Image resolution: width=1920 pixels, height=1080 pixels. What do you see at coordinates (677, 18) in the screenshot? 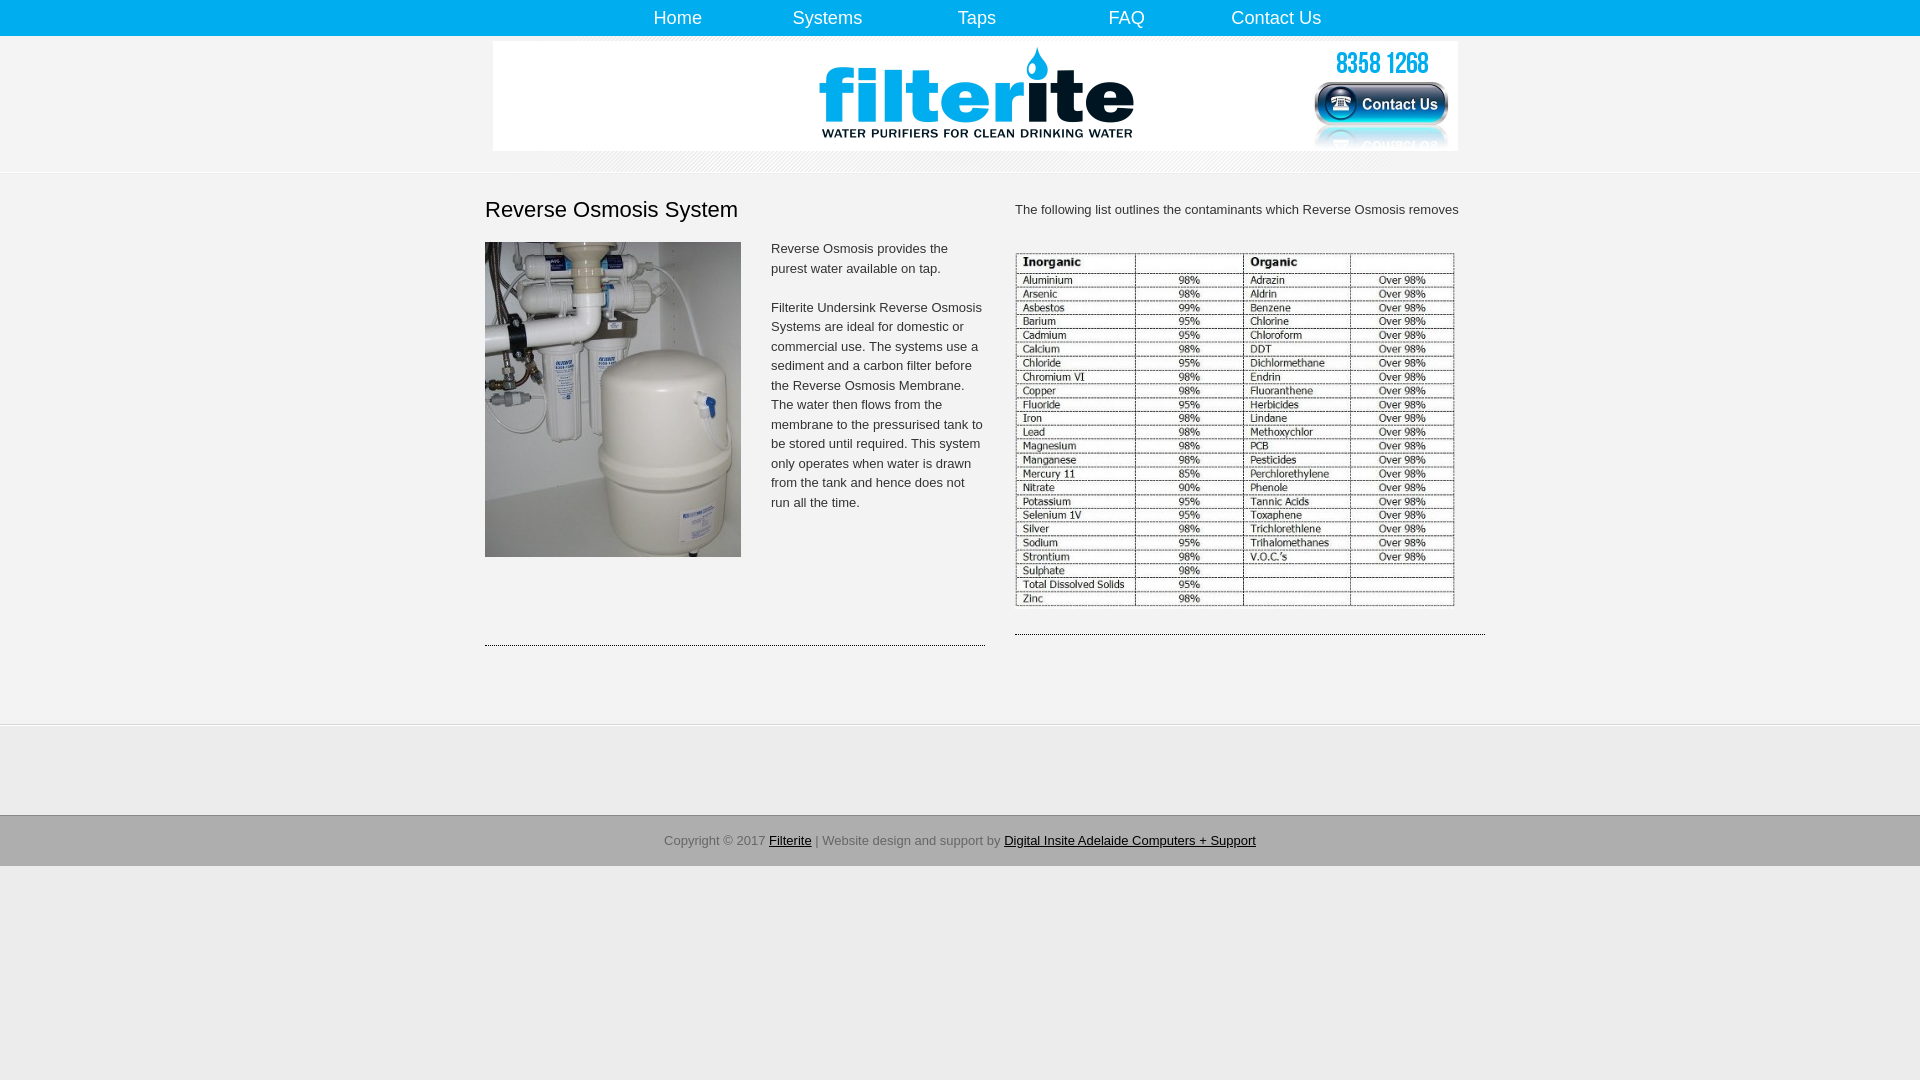
I see `'Home'` at bounding box center [677, 18].